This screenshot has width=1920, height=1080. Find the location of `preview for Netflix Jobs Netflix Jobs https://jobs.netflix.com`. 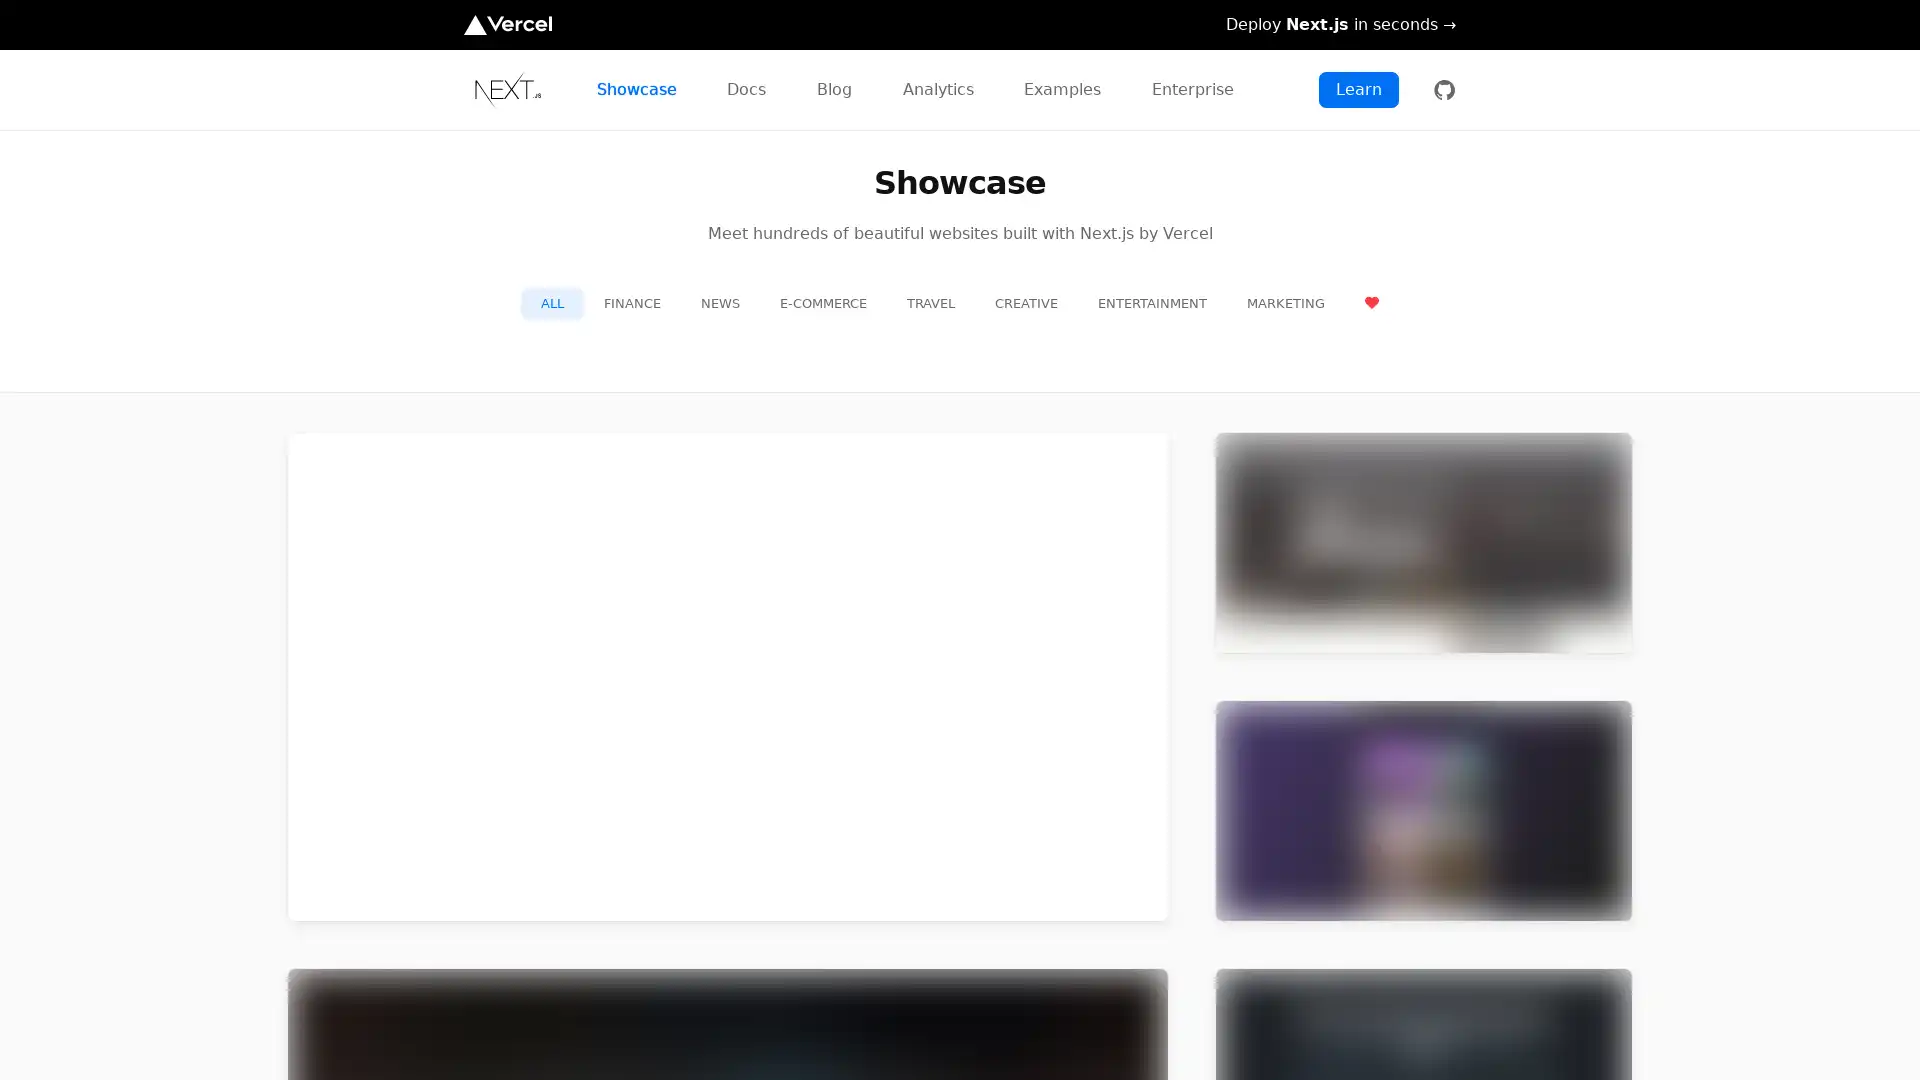

preview for Netflix Jobs Netflix Jobs https://jobs.netflix.com is located at coordinates (1423, 542).